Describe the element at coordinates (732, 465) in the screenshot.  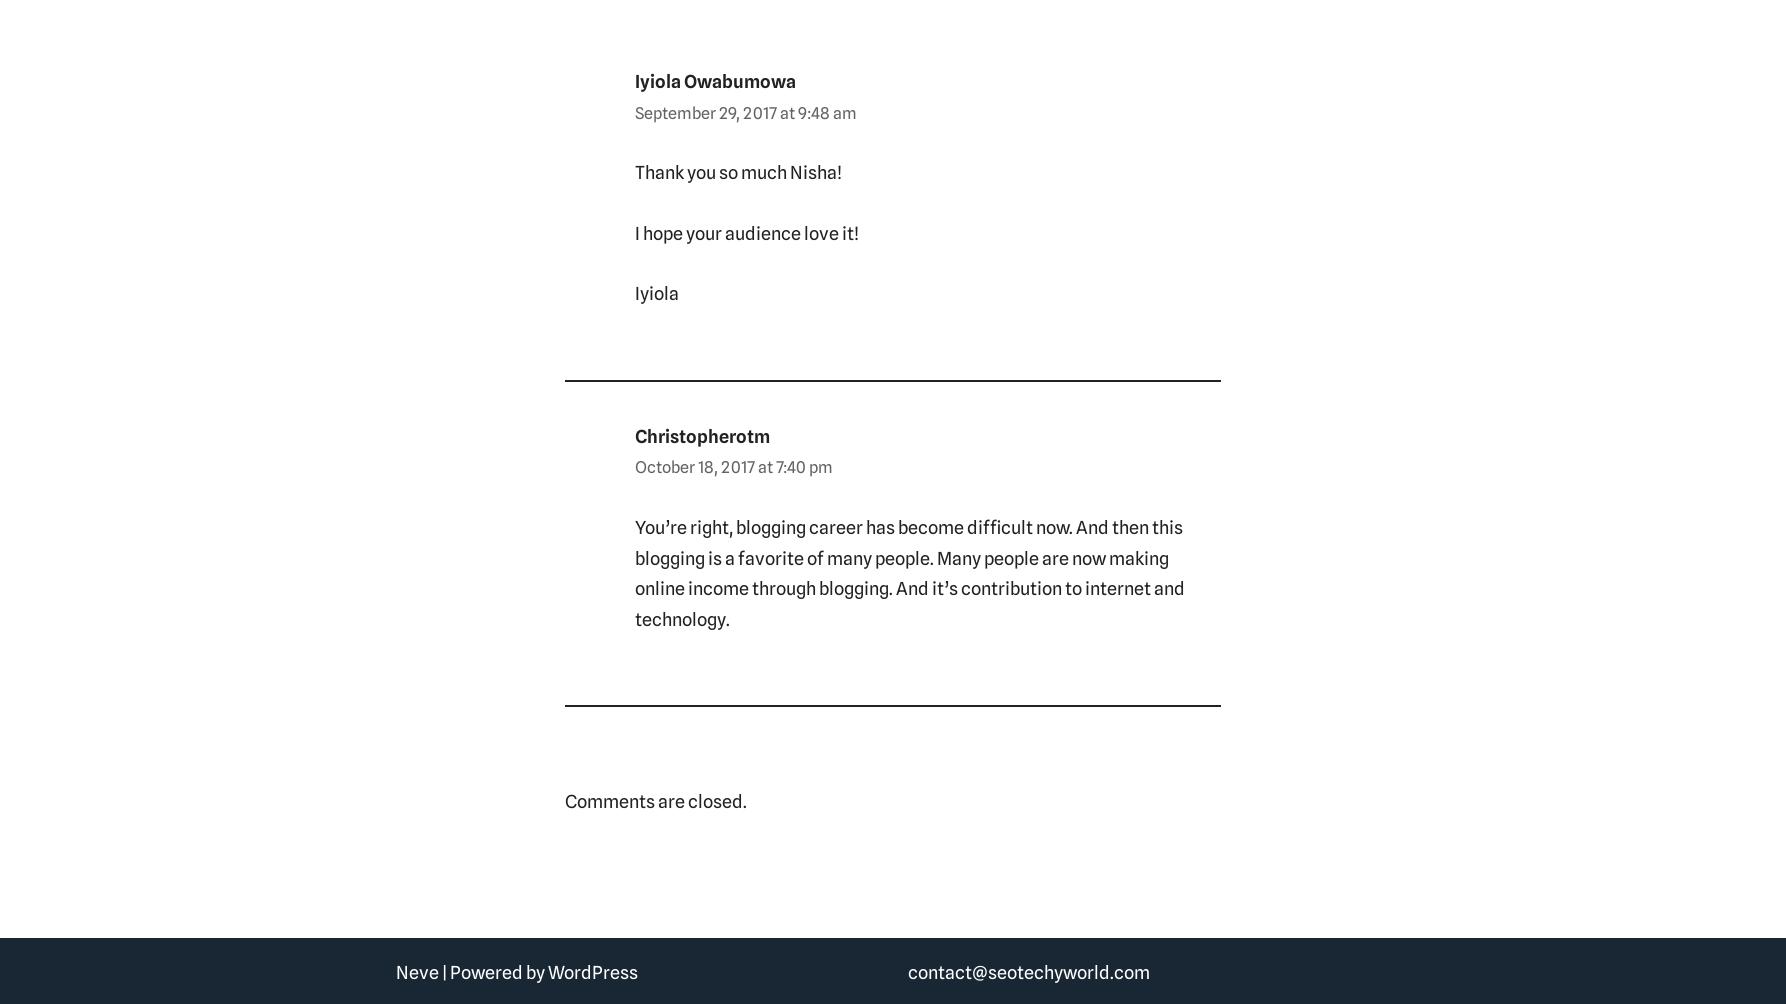
I see `'October 18, 2017 at 7:40 pm'` at that location.